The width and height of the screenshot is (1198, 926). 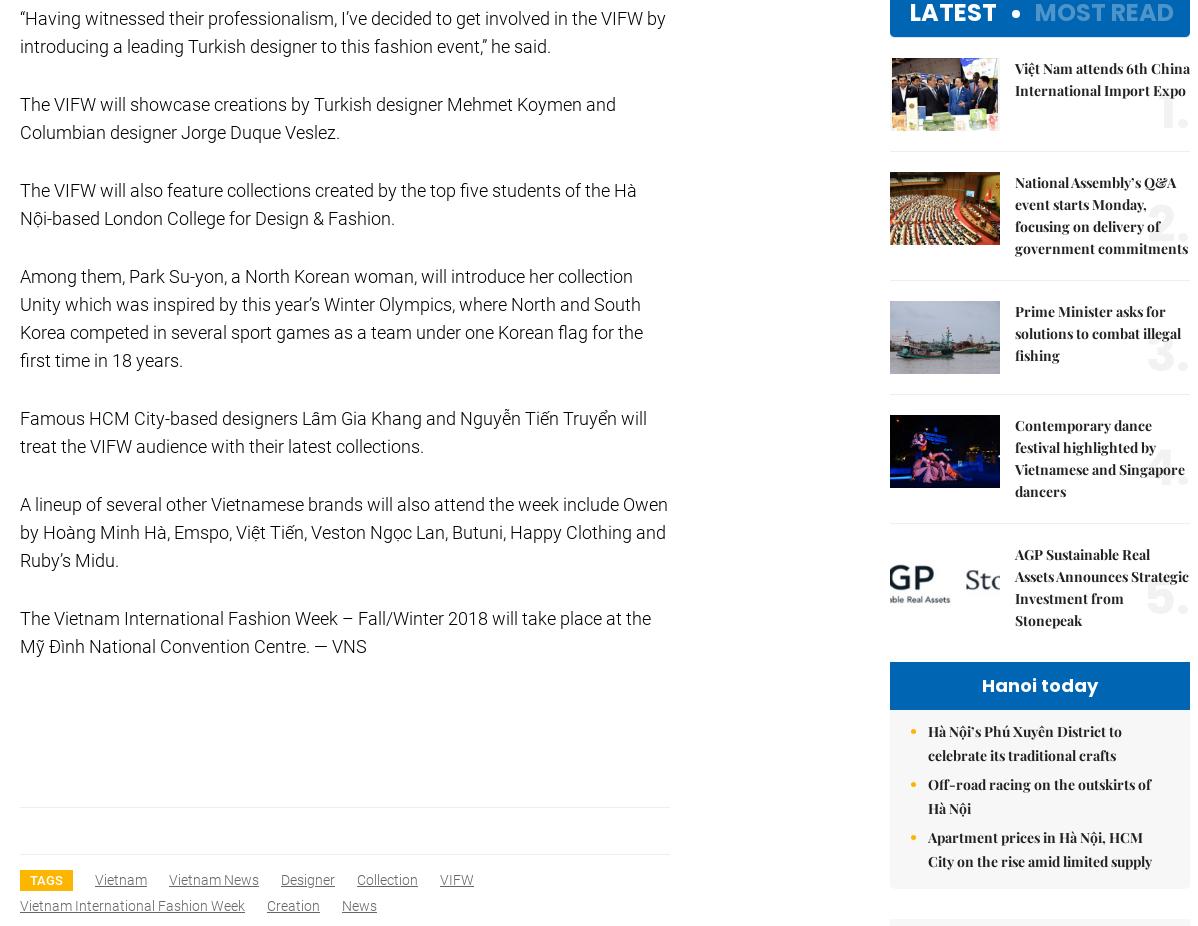 What do you see at coordinates (278, 134) in the screenshot?
I see `'Tel: 84-24-39332316 - Fax: 84-24-39332311 - E-mail: vnnews@vnagency.com.vn'` at bounding box center [278, 134].